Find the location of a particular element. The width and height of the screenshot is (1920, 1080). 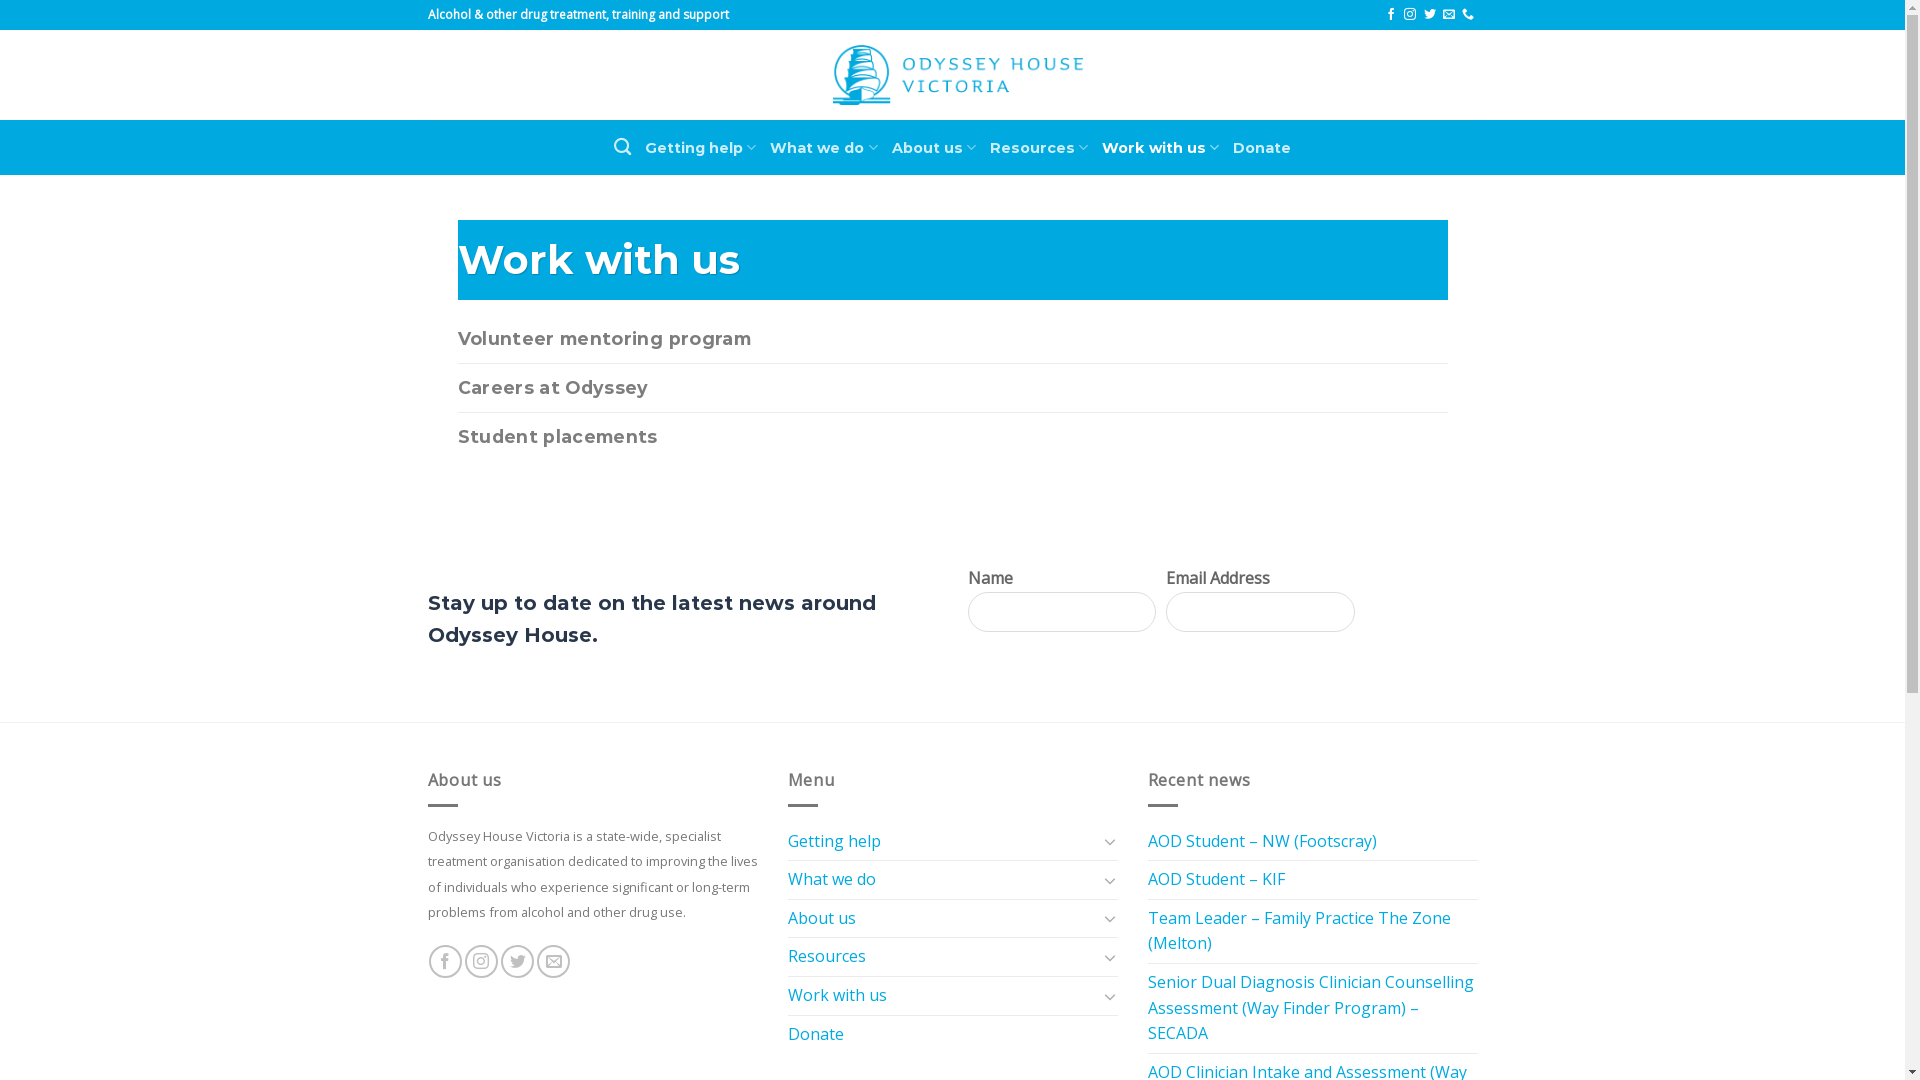

'Work with us' is located at coordinates (941, 995).